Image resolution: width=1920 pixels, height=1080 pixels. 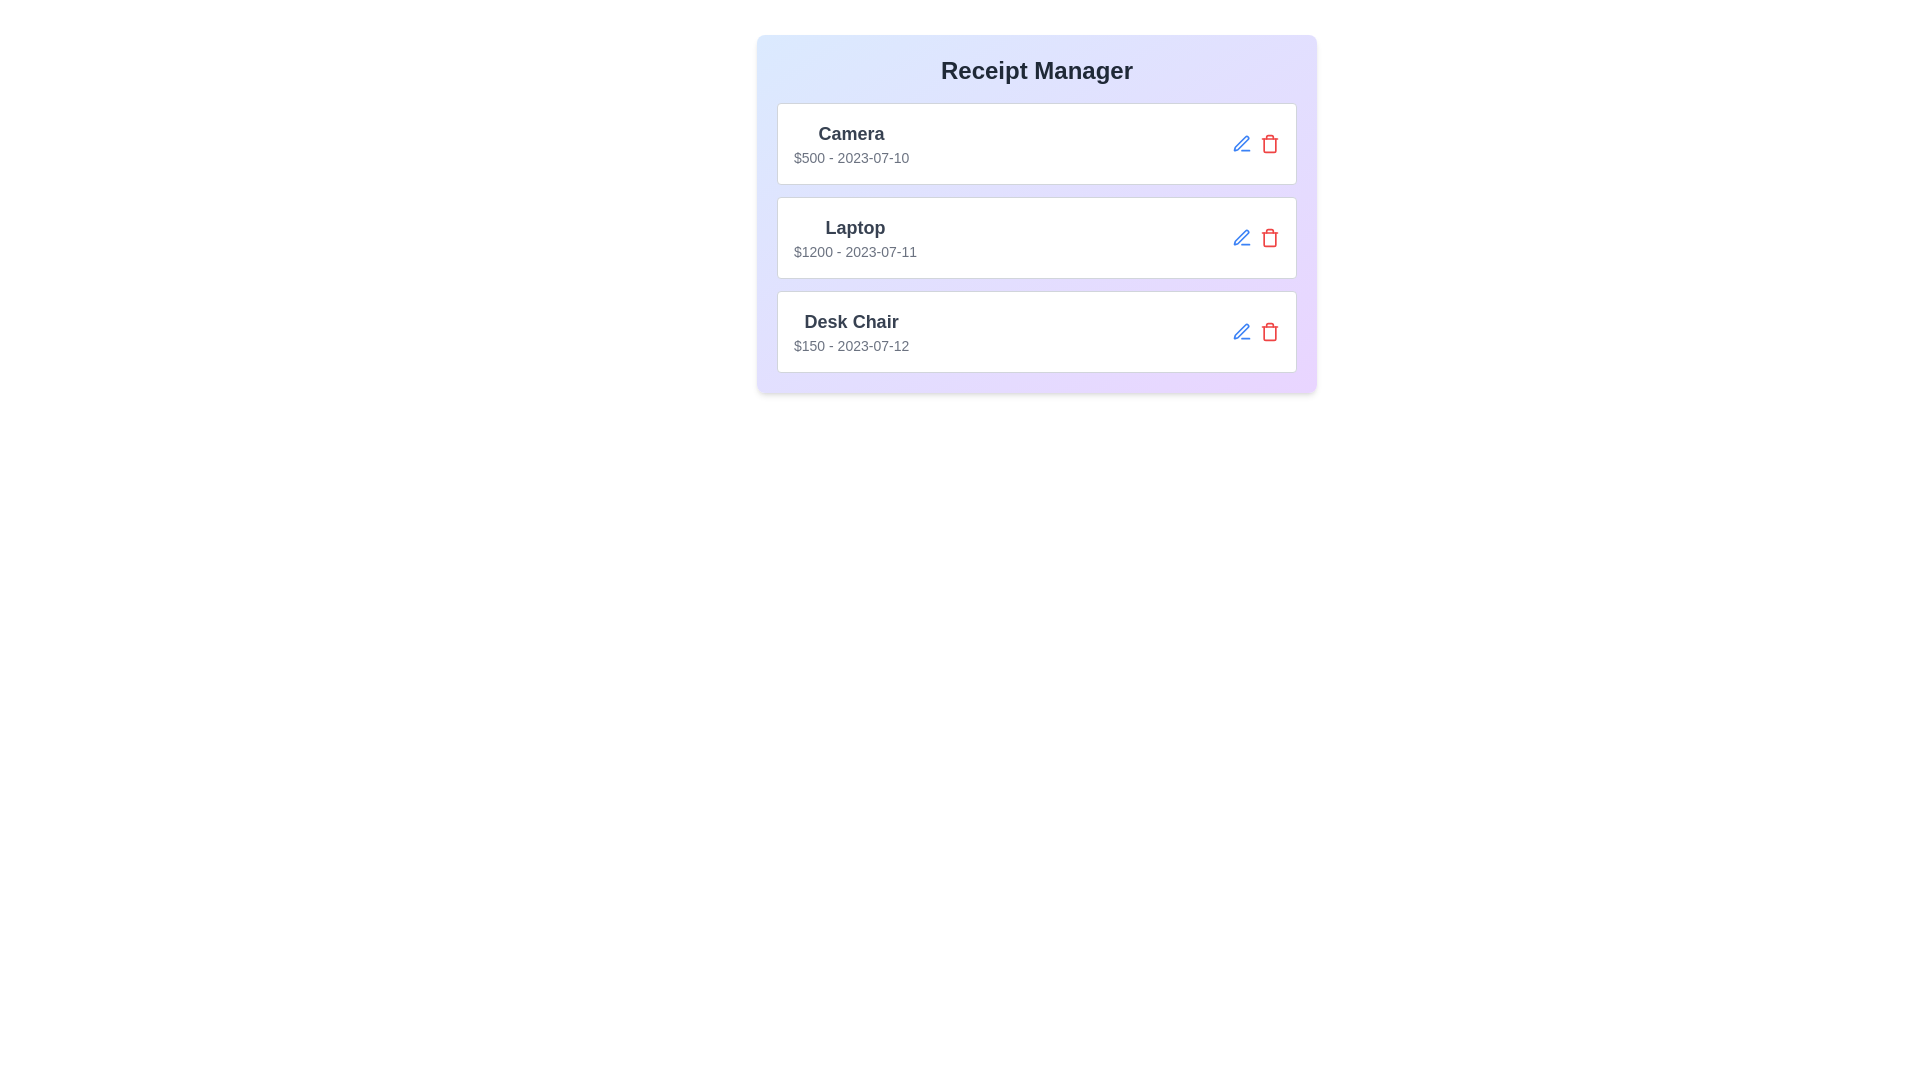 What do you see at coordinates (1241, 237) in the screenshot?
I see `the edit button for the receipt entry corresponding to Laptop` at bounding box center [1241, 237].